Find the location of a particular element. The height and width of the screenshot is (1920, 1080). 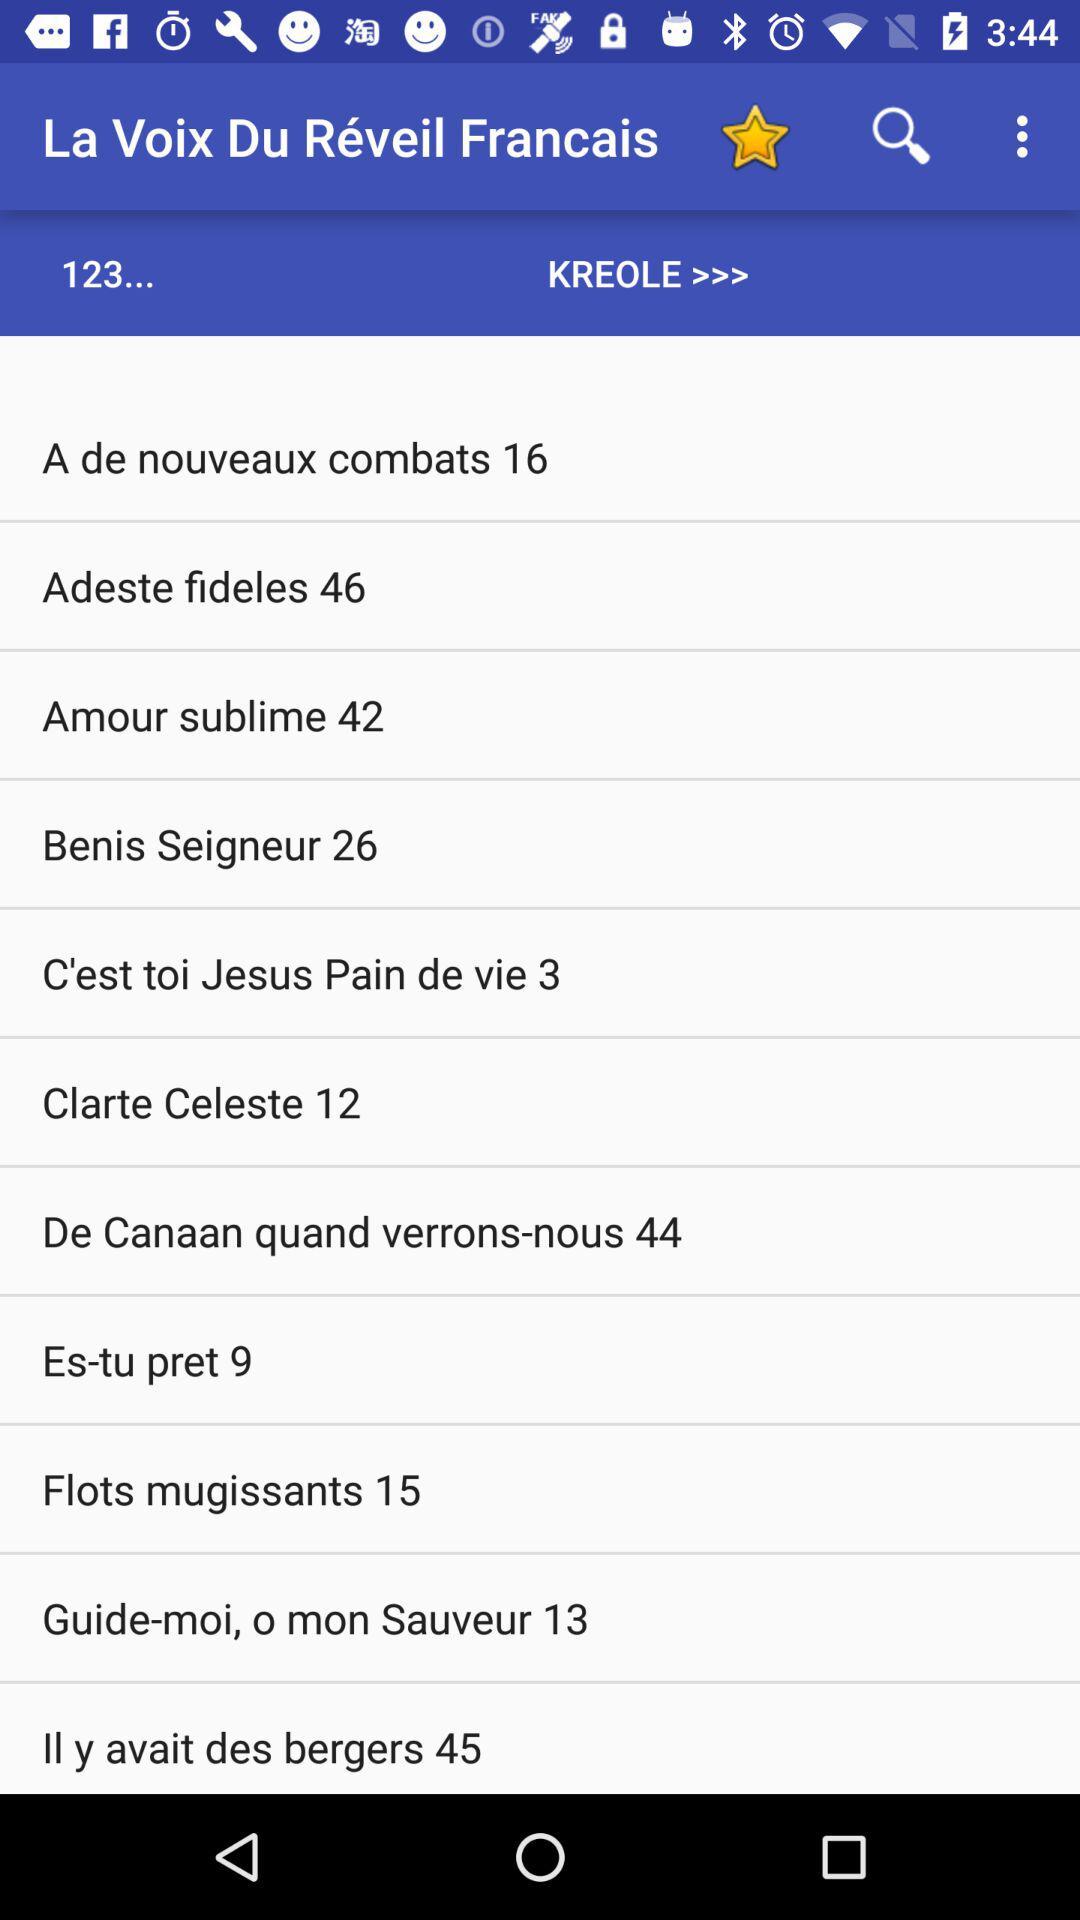

de canaan quand icon is located at coordinates (540, 1229).